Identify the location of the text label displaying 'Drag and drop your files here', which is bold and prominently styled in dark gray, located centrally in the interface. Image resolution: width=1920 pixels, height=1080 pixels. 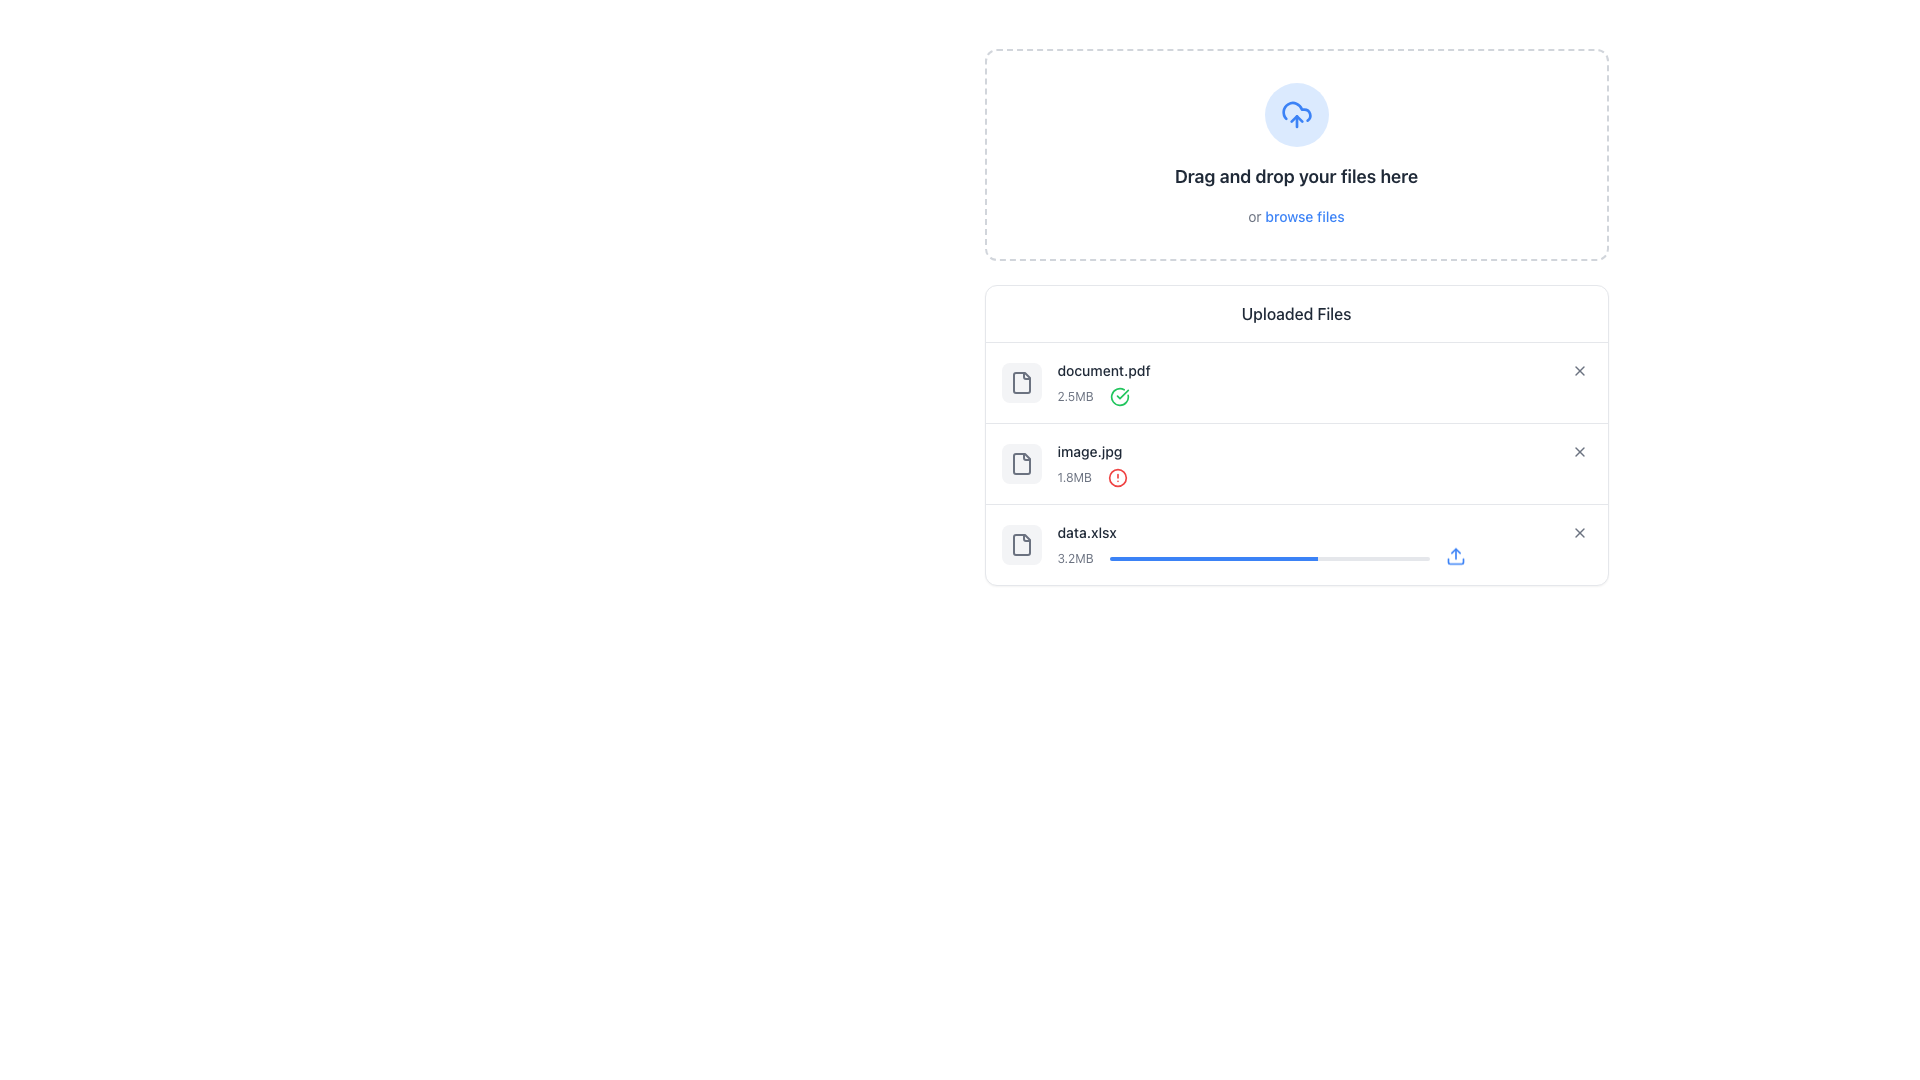
(1296, 176).